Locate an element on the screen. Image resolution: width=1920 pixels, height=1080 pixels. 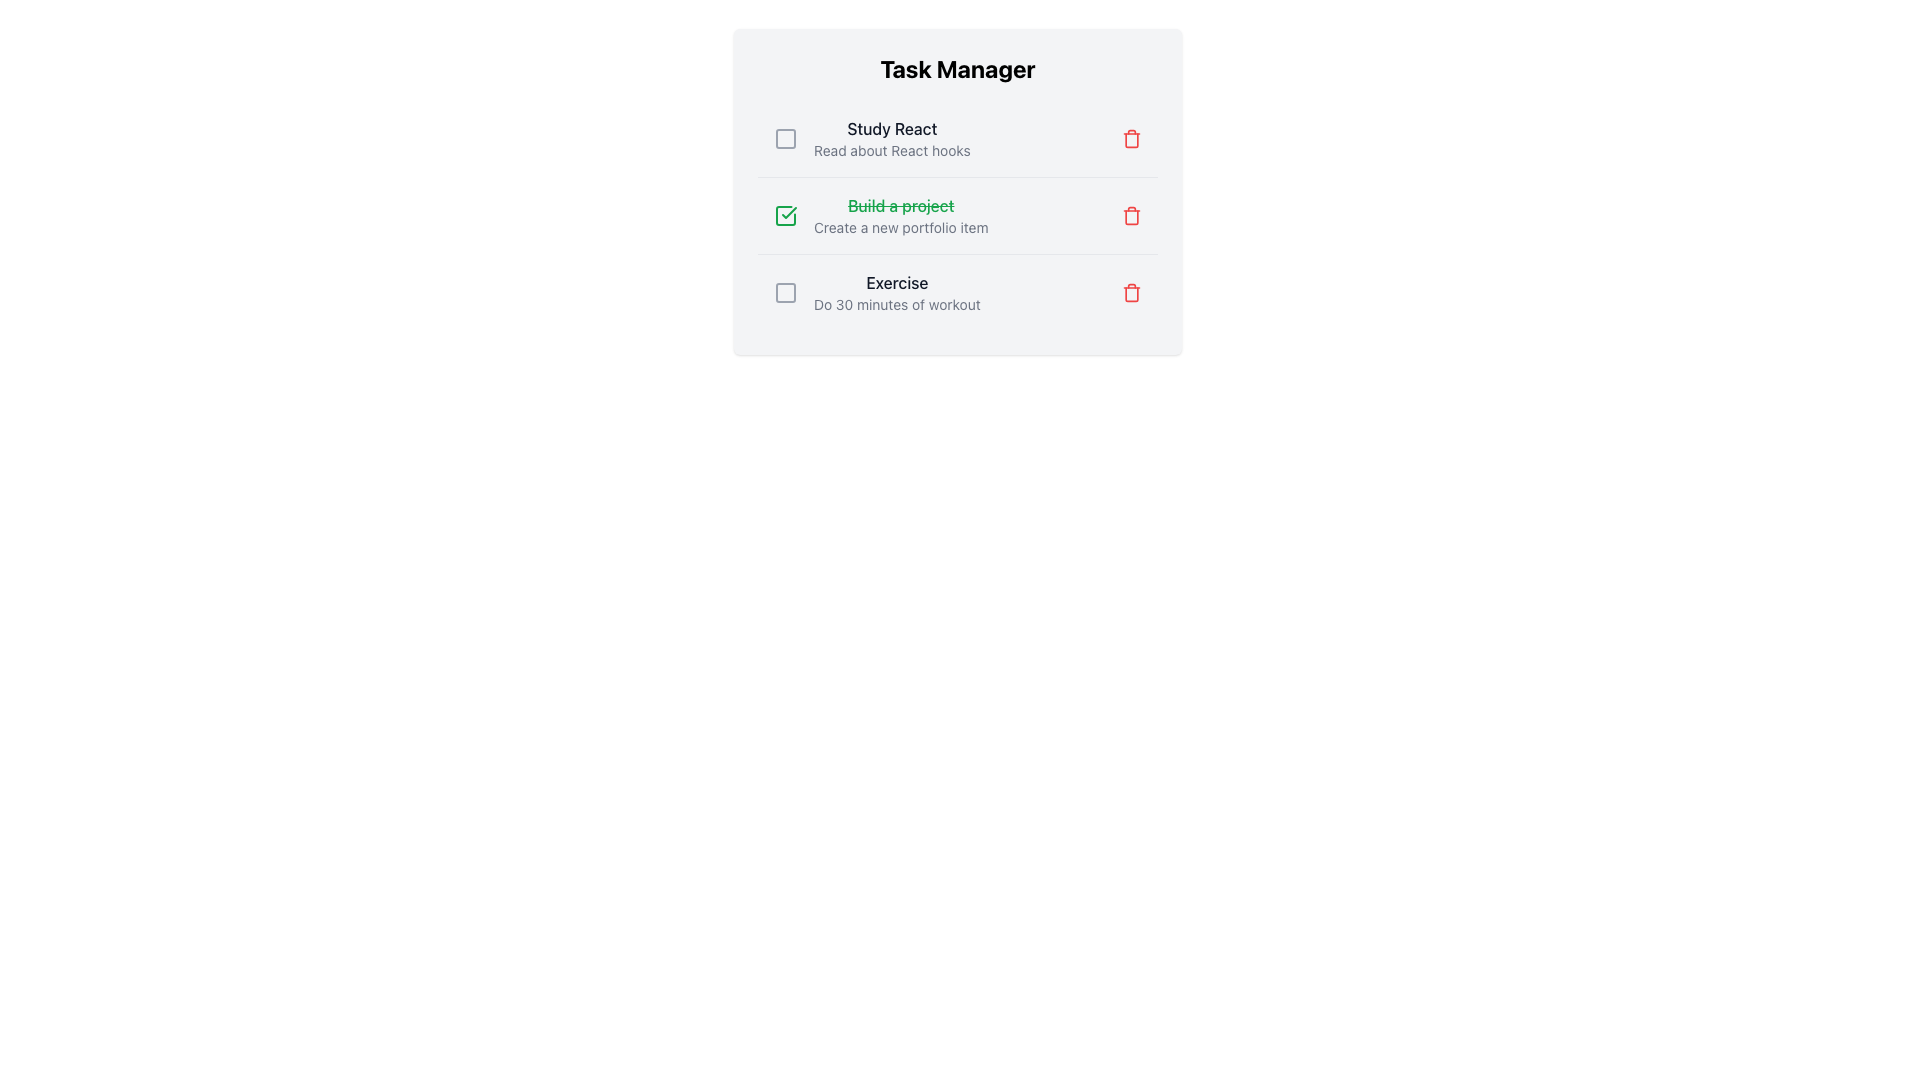
the SVG icon representing task completion status next to 'Build a project' in the Task Manager checklist interface is located at coordinates (785, 216).